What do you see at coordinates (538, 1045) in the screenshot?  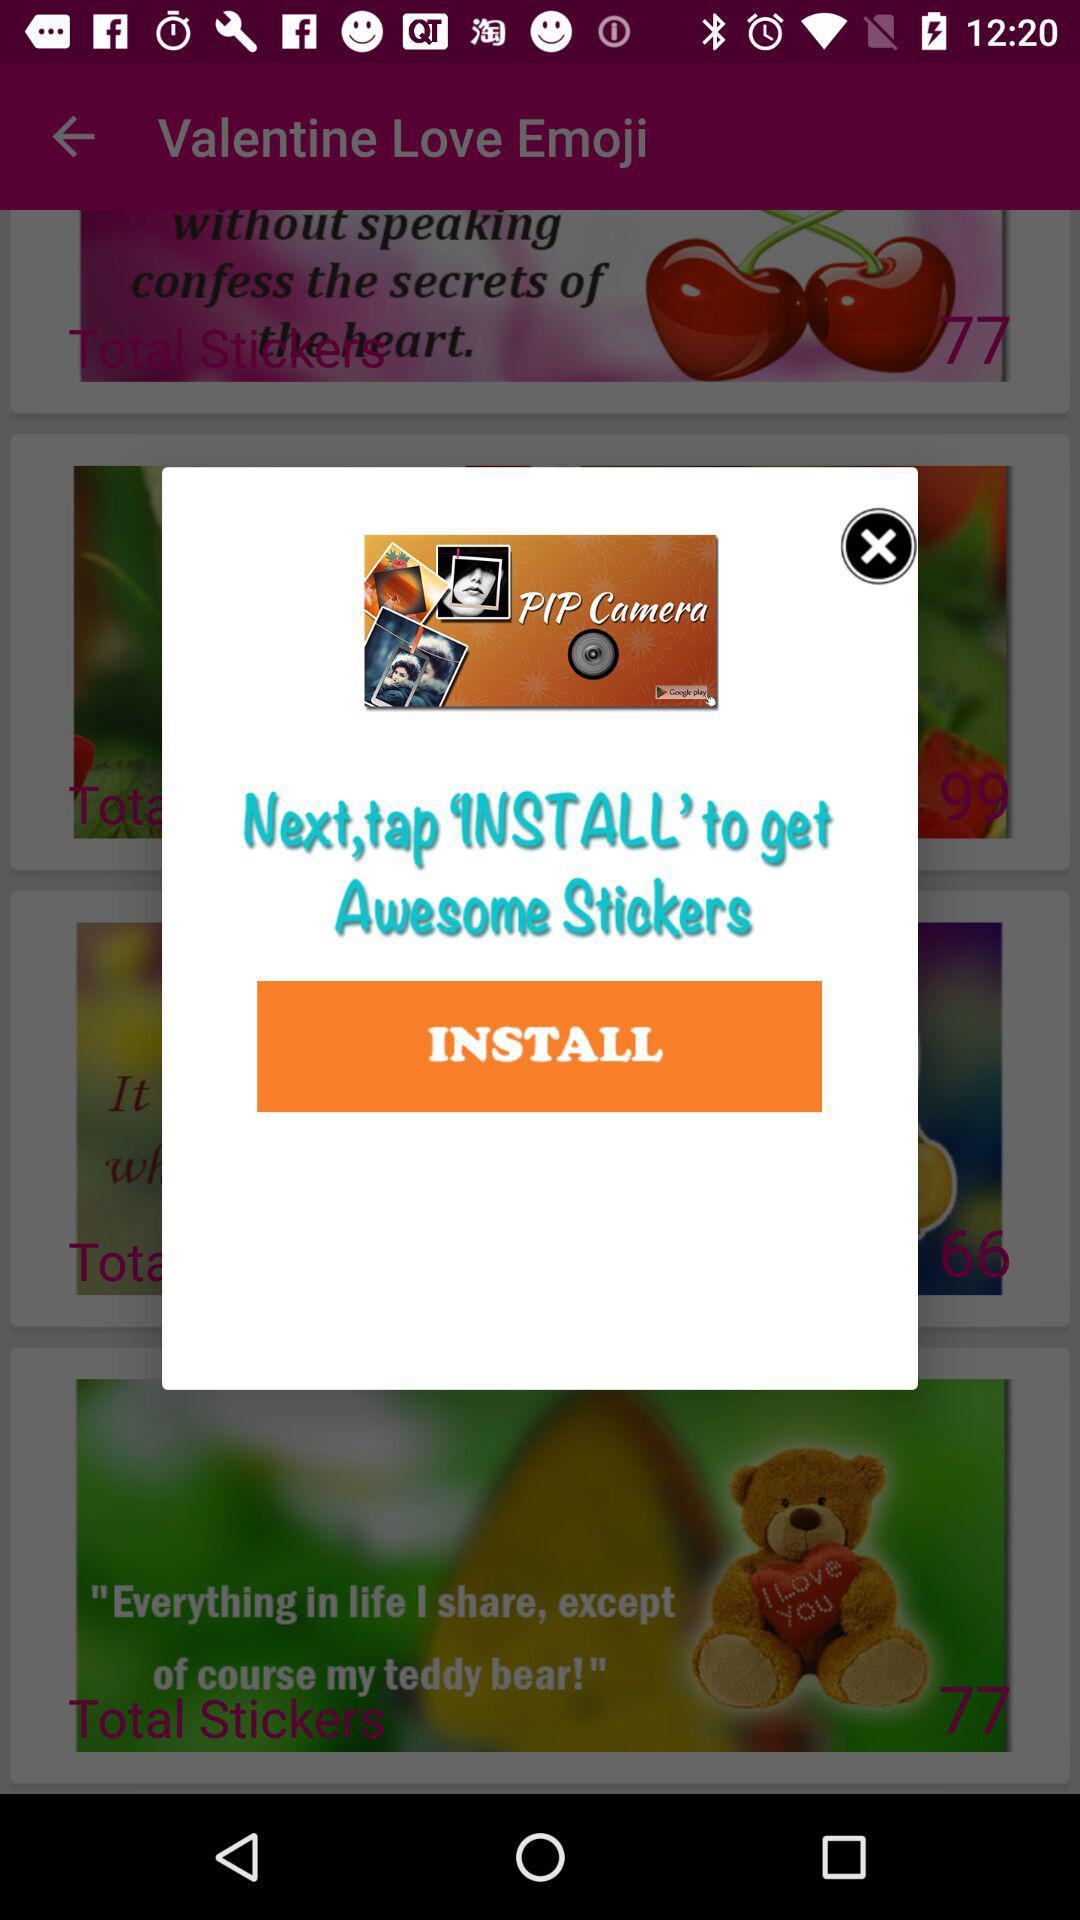 I see `install app` at bounding box center [538, 1045].